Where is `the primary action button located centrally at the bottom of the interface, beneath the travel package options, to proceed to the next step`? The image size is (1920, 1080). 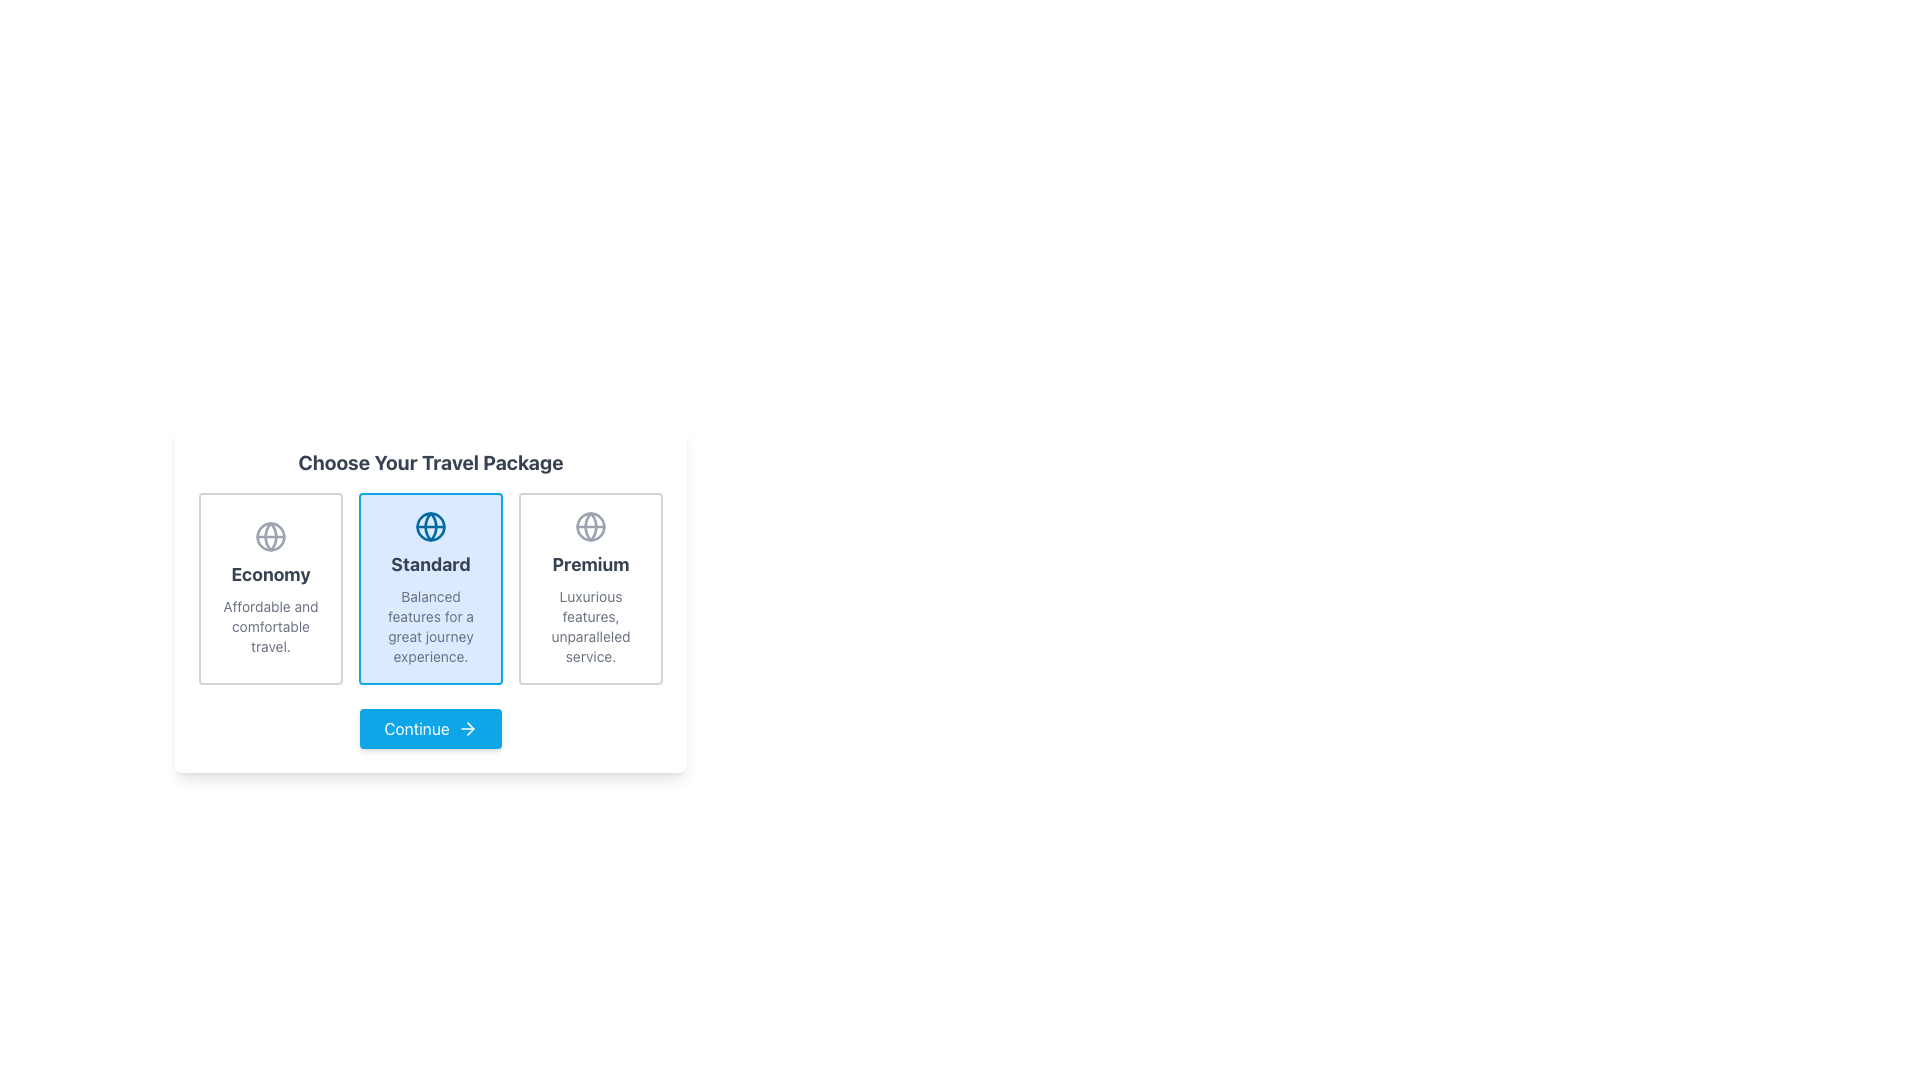
the primary action button located centrally at the bottom of the interface, beneath the travel package options, to proceed to the next step is located at coordinates (430, 729).